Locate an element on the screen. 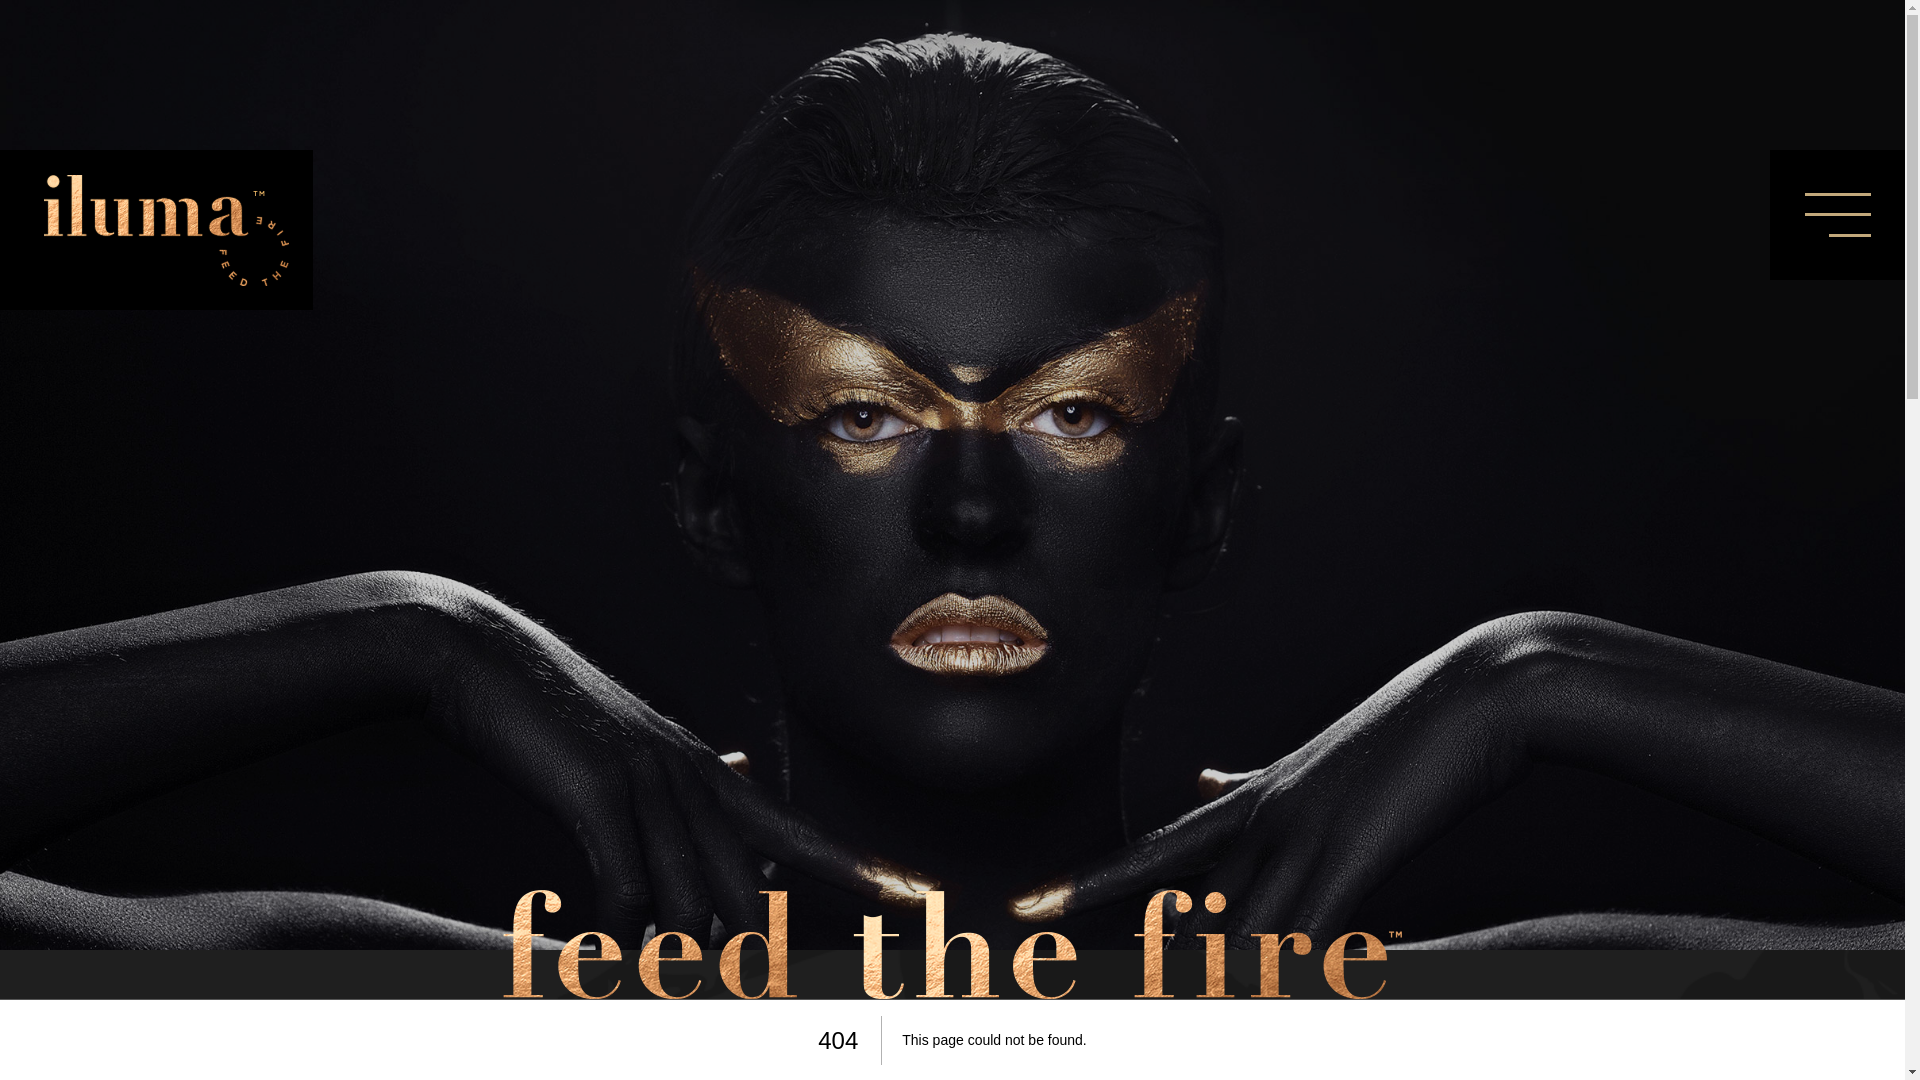 This screenshot has width=1920, height=1080. 'Menu' is located at coordinates (1837, 215).